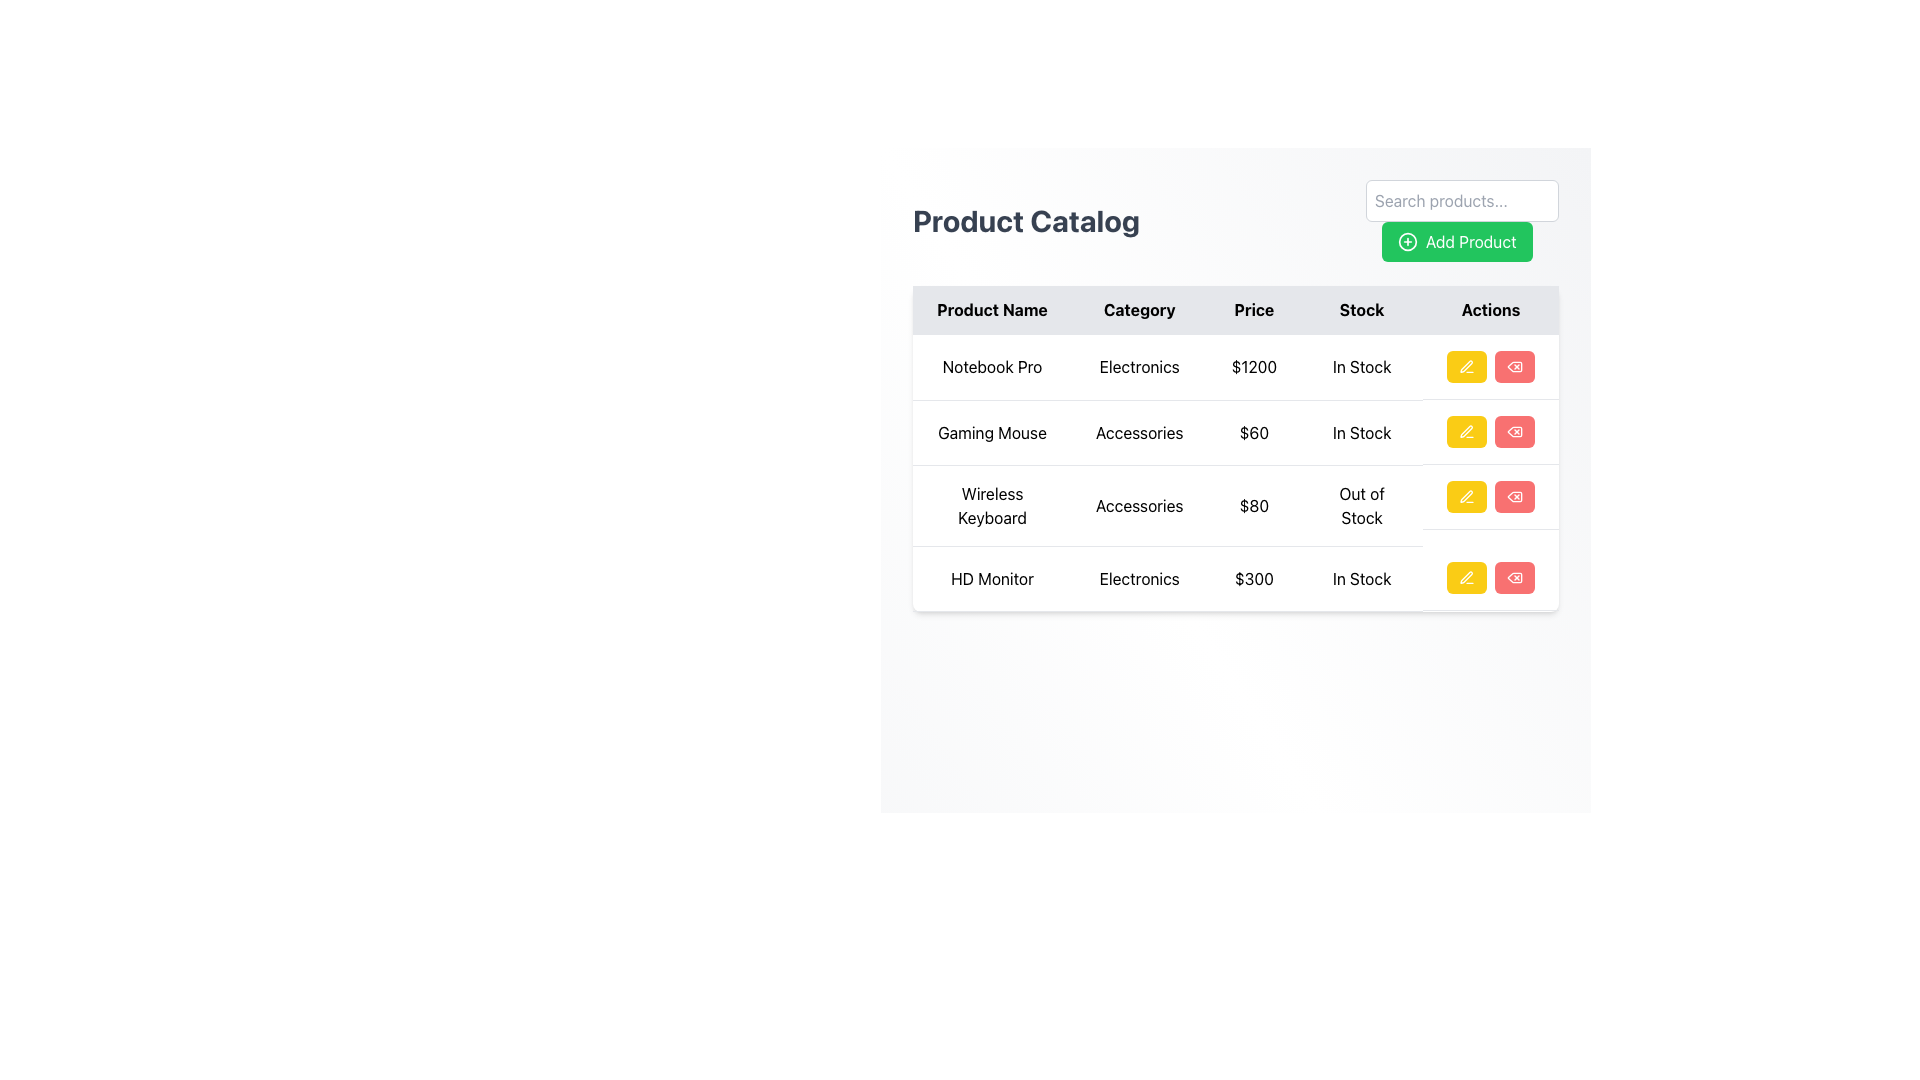  I want to click on the delete button located in the Actions column for the 'HD Monitor' product entry, so click(1515, 578).